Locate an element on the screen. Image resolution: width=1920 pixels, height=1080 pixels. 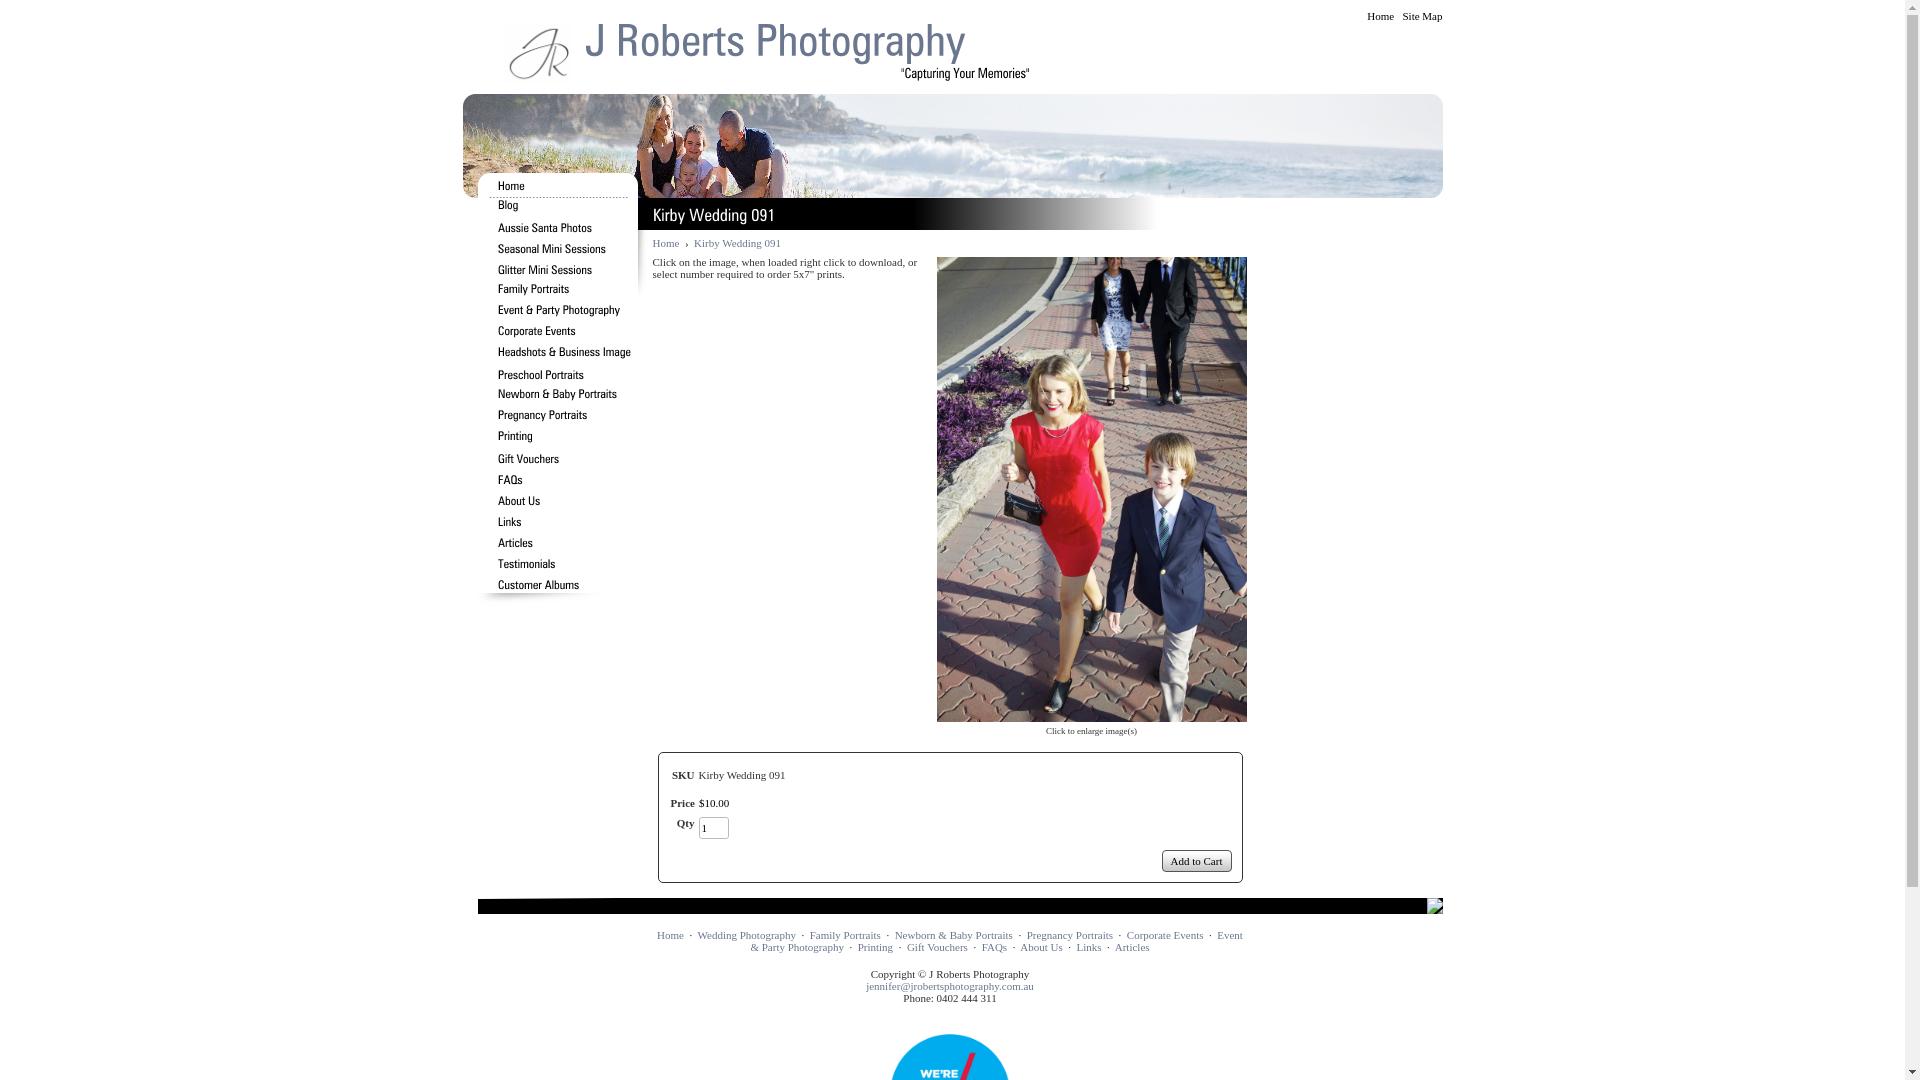
'jennifer@jrobertsphotography.com.au' is located at coordinates (949, 985).